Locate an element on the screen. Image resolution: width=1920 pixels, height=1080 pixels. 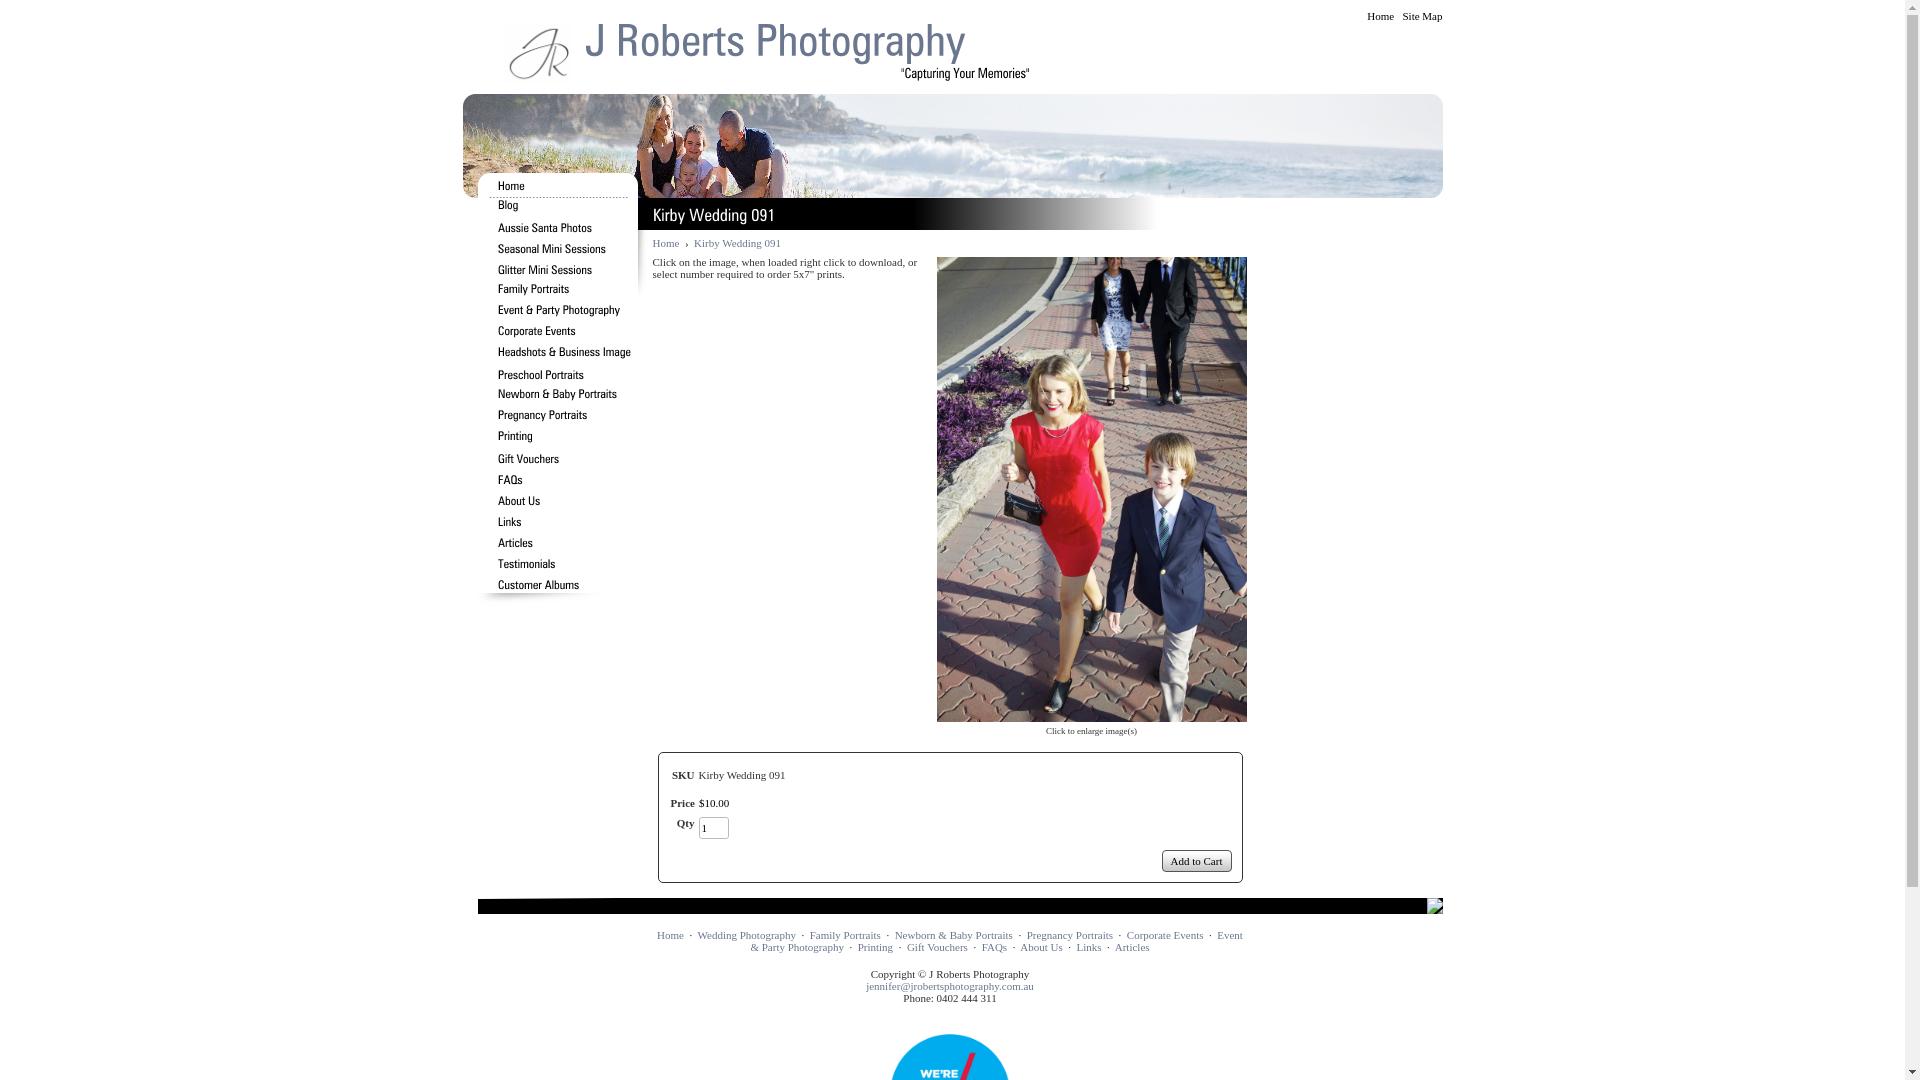
'jennifer@jrobertsphotography.com.au' is located at coordinates (949, 985).